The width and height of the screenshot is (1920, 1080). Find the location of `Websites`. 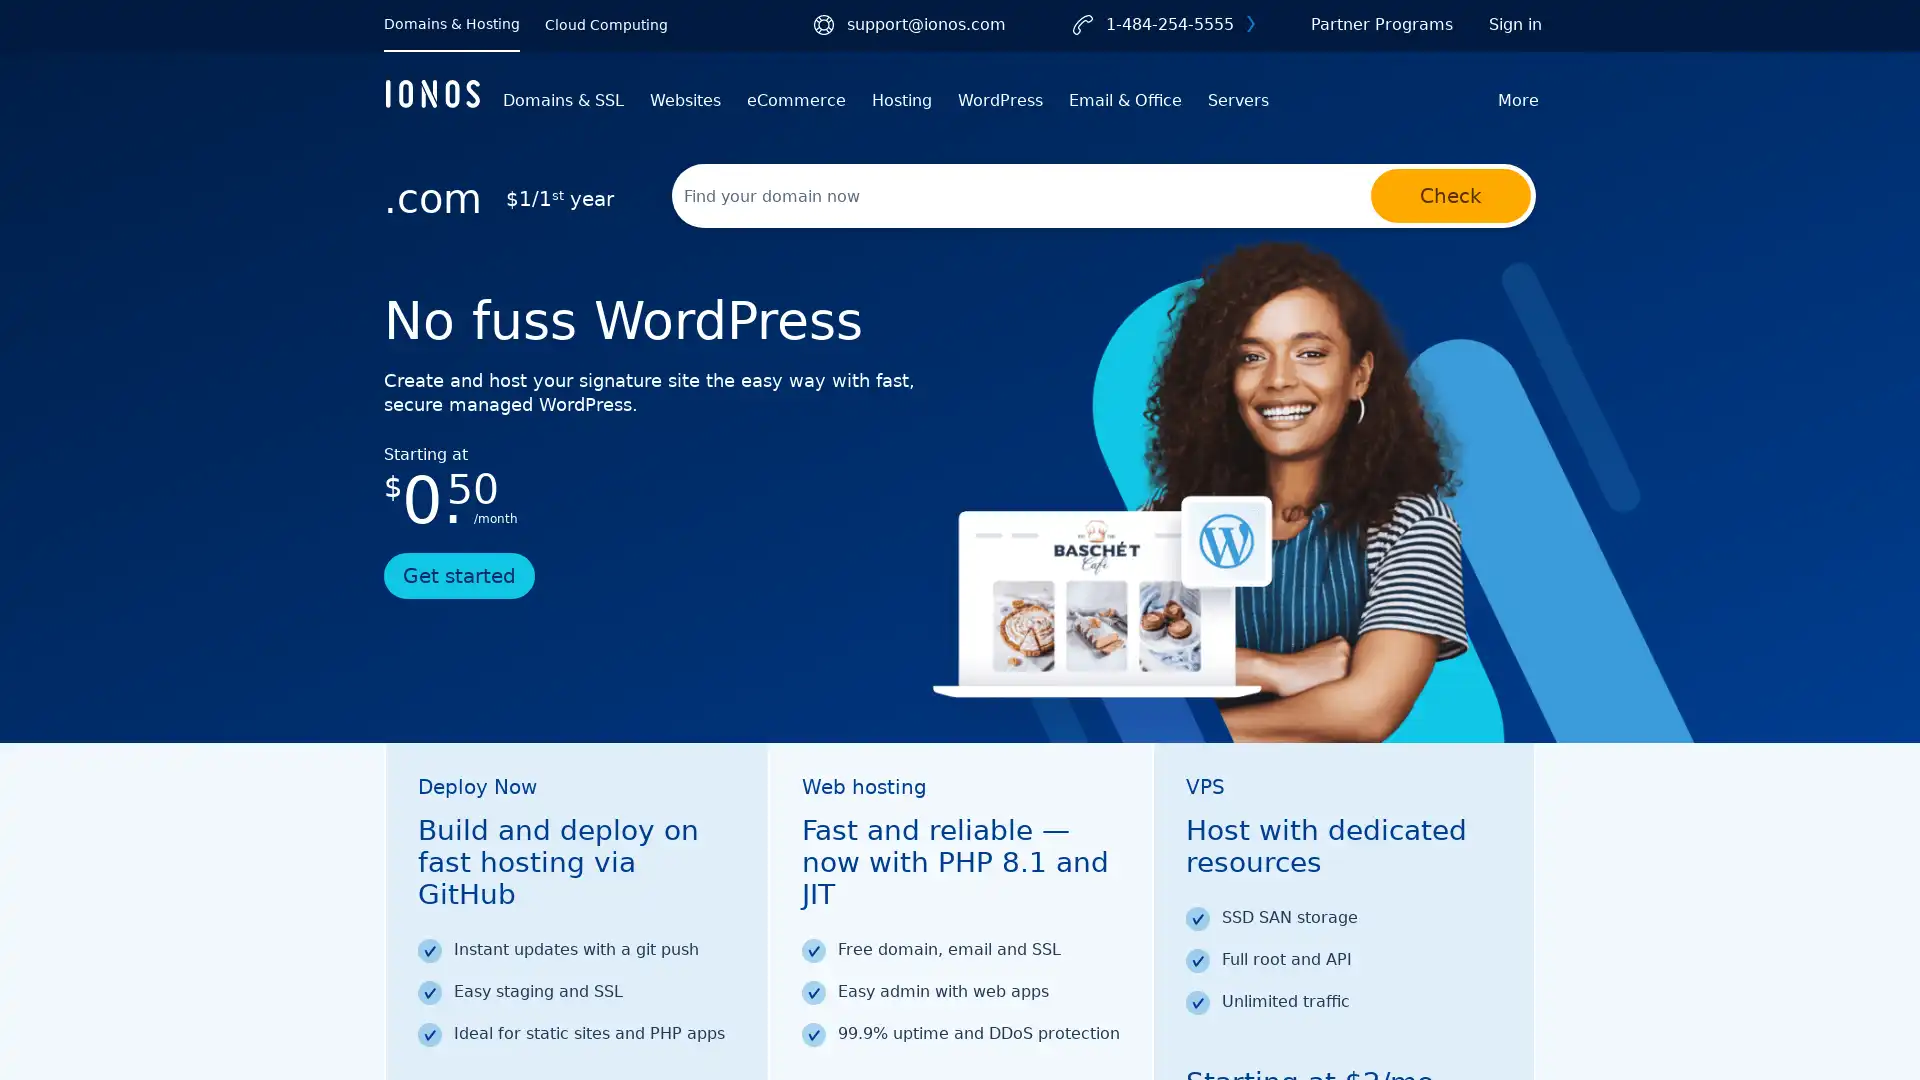

Websites is located at coordinates (685, 100).